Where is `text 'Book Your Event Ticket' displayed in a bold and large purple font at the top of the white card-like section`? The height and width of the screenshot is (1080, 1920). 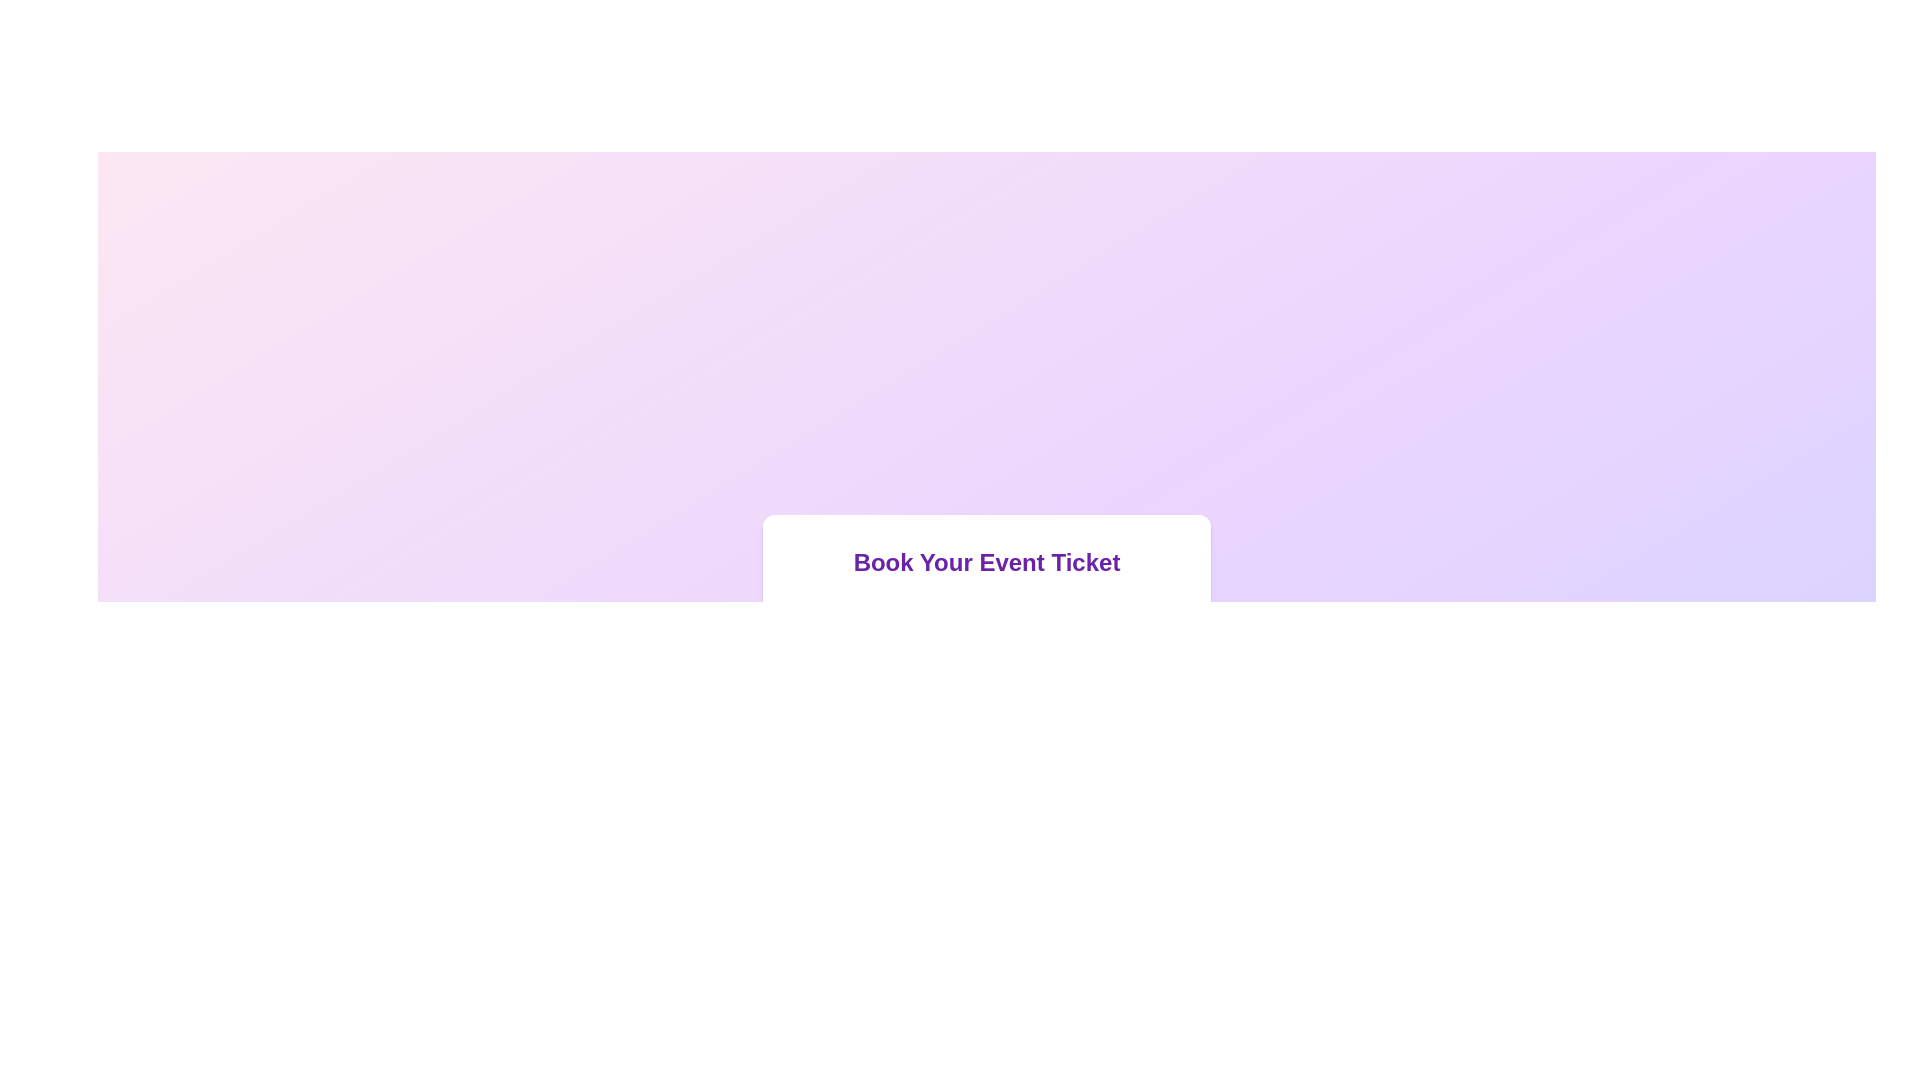
text 'Book Your Event Ticket' displayed in a bold and large purple font at the top of the white card-like section is located at coordinates (987, 562).